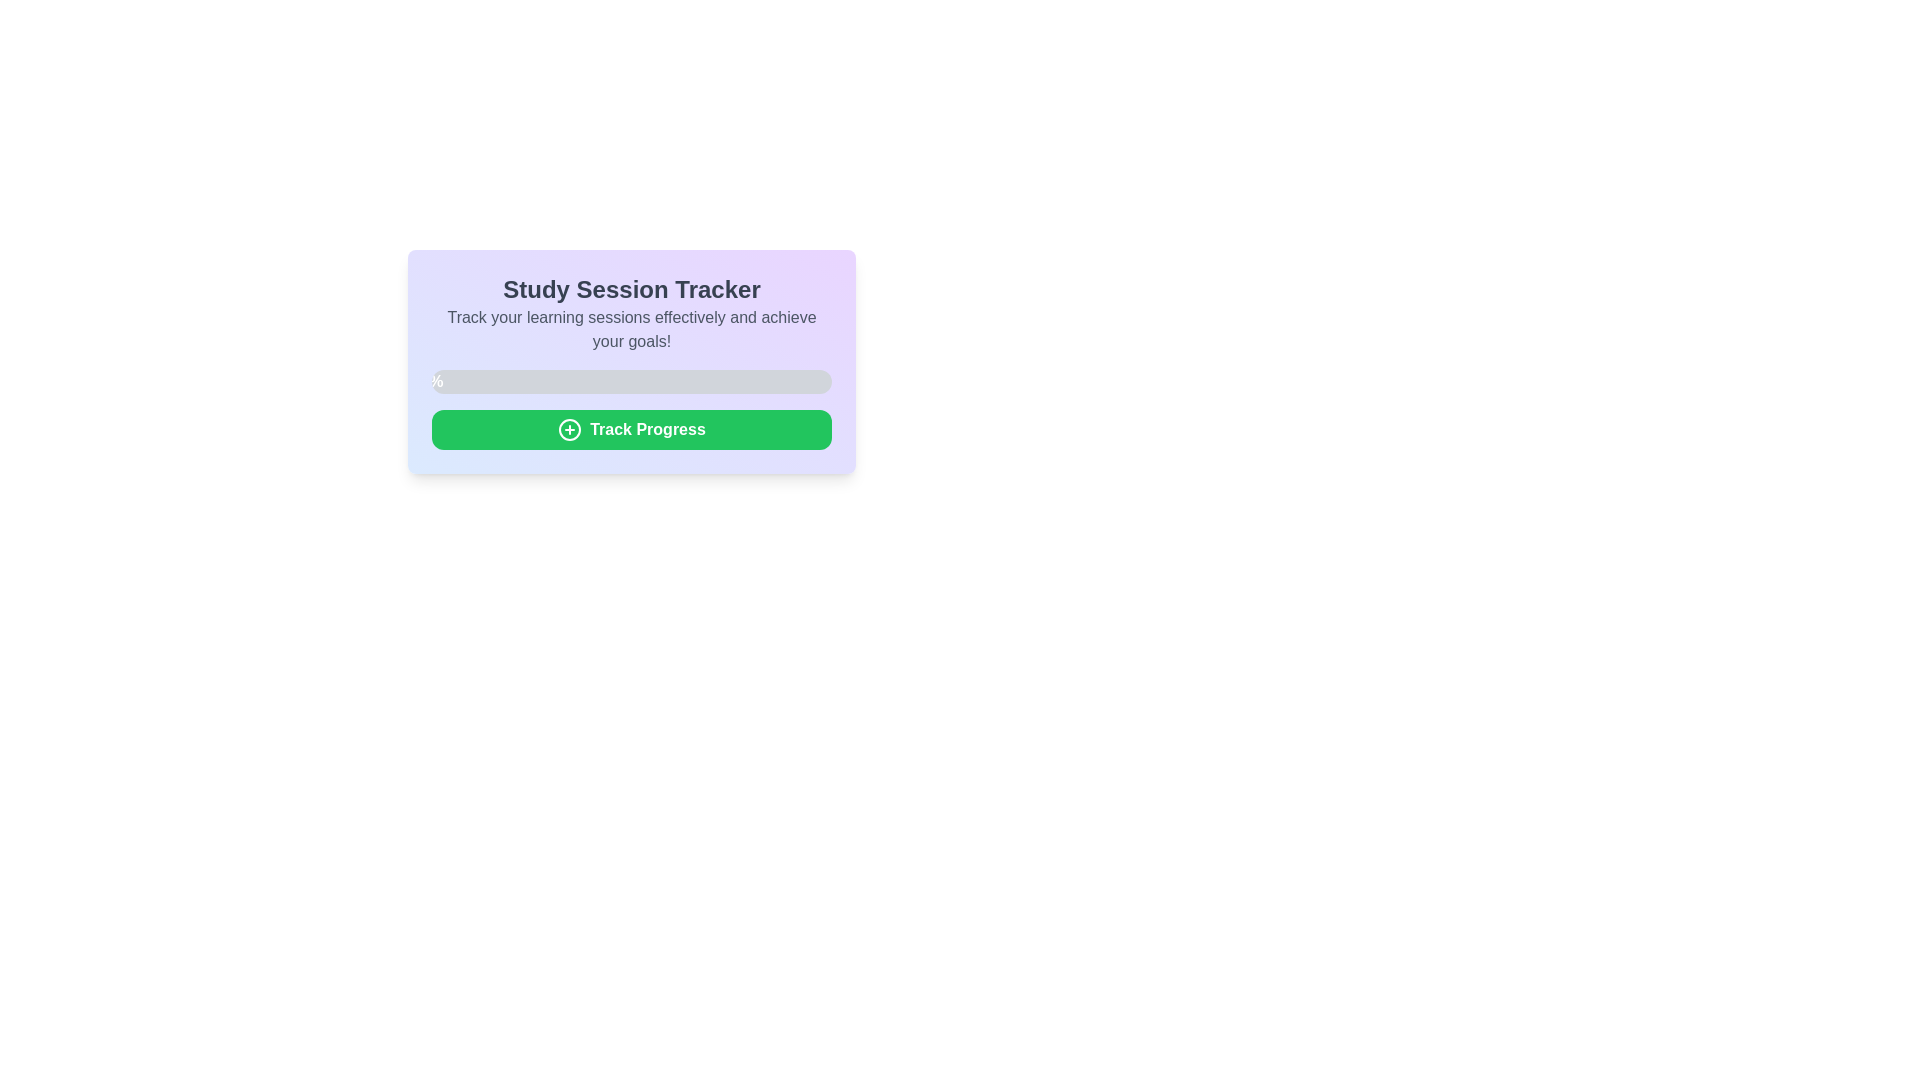 The image size is (1920, 1080). What do you see at coordinates (648, 428) in the screenshot?
I see `the text label located at the center-right portion of the green button labeled 'Track Progress', which provides a textual label for the button` at bounding box center [648, 428].